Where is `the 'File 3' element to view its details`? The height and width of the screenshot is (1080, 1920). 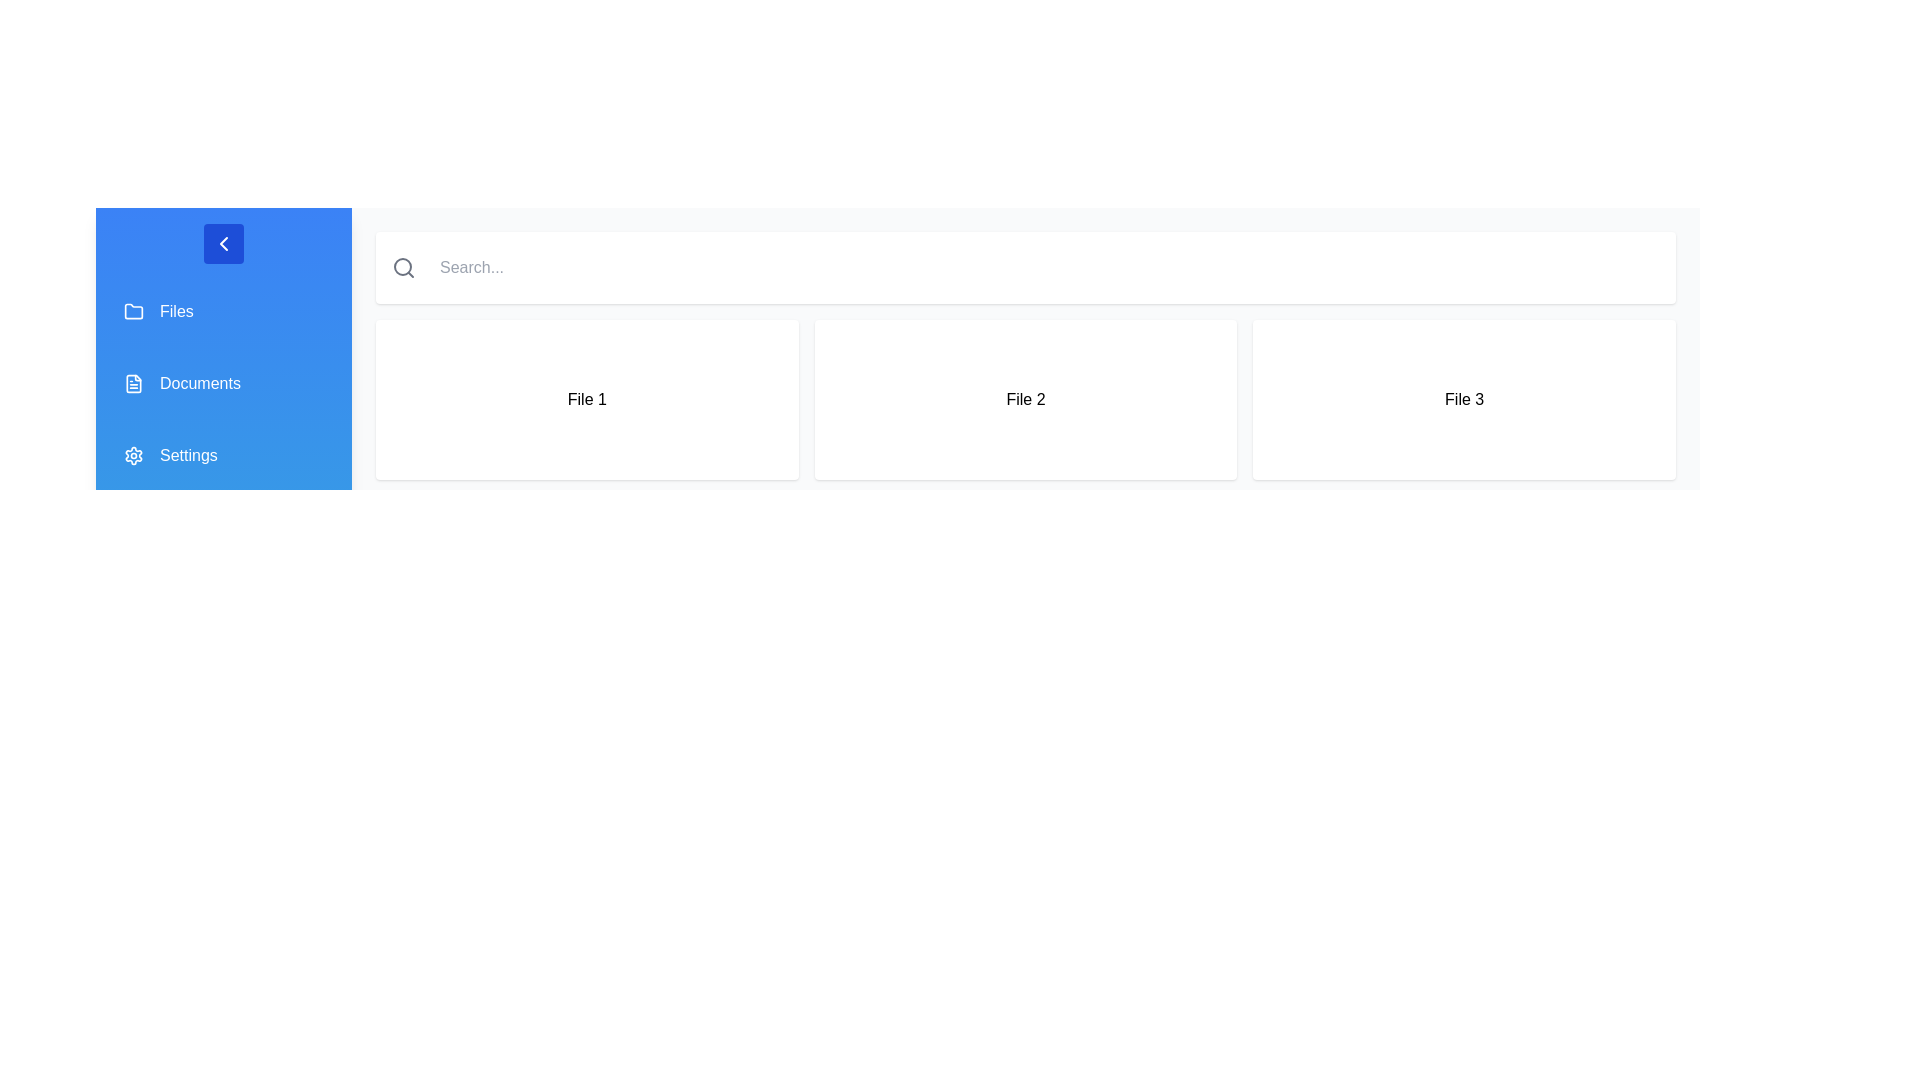 the 'File 3' element to view its details is located at coordinates (1464, 400).